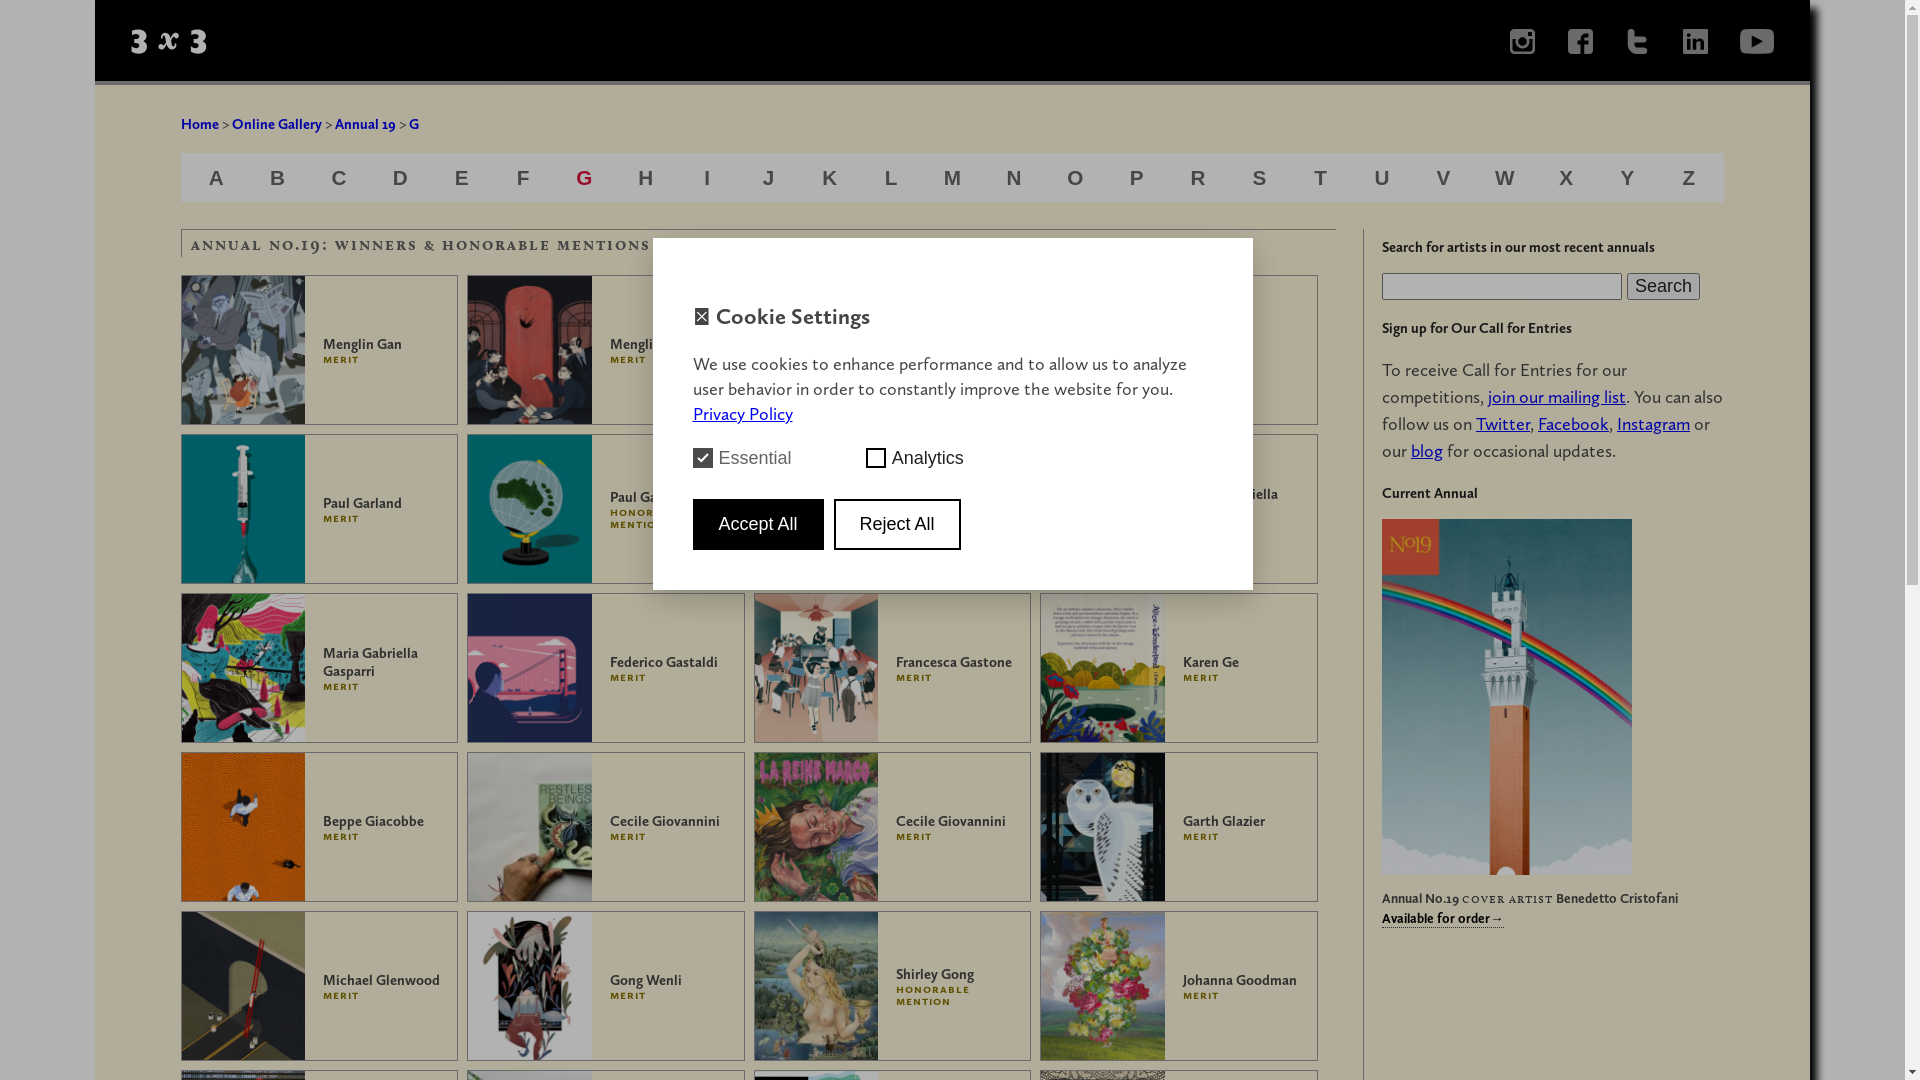 The image size is (1920, 1080). Describe the element at coordinates (583, 176) in the screenshot. I see `'G'` at that location.